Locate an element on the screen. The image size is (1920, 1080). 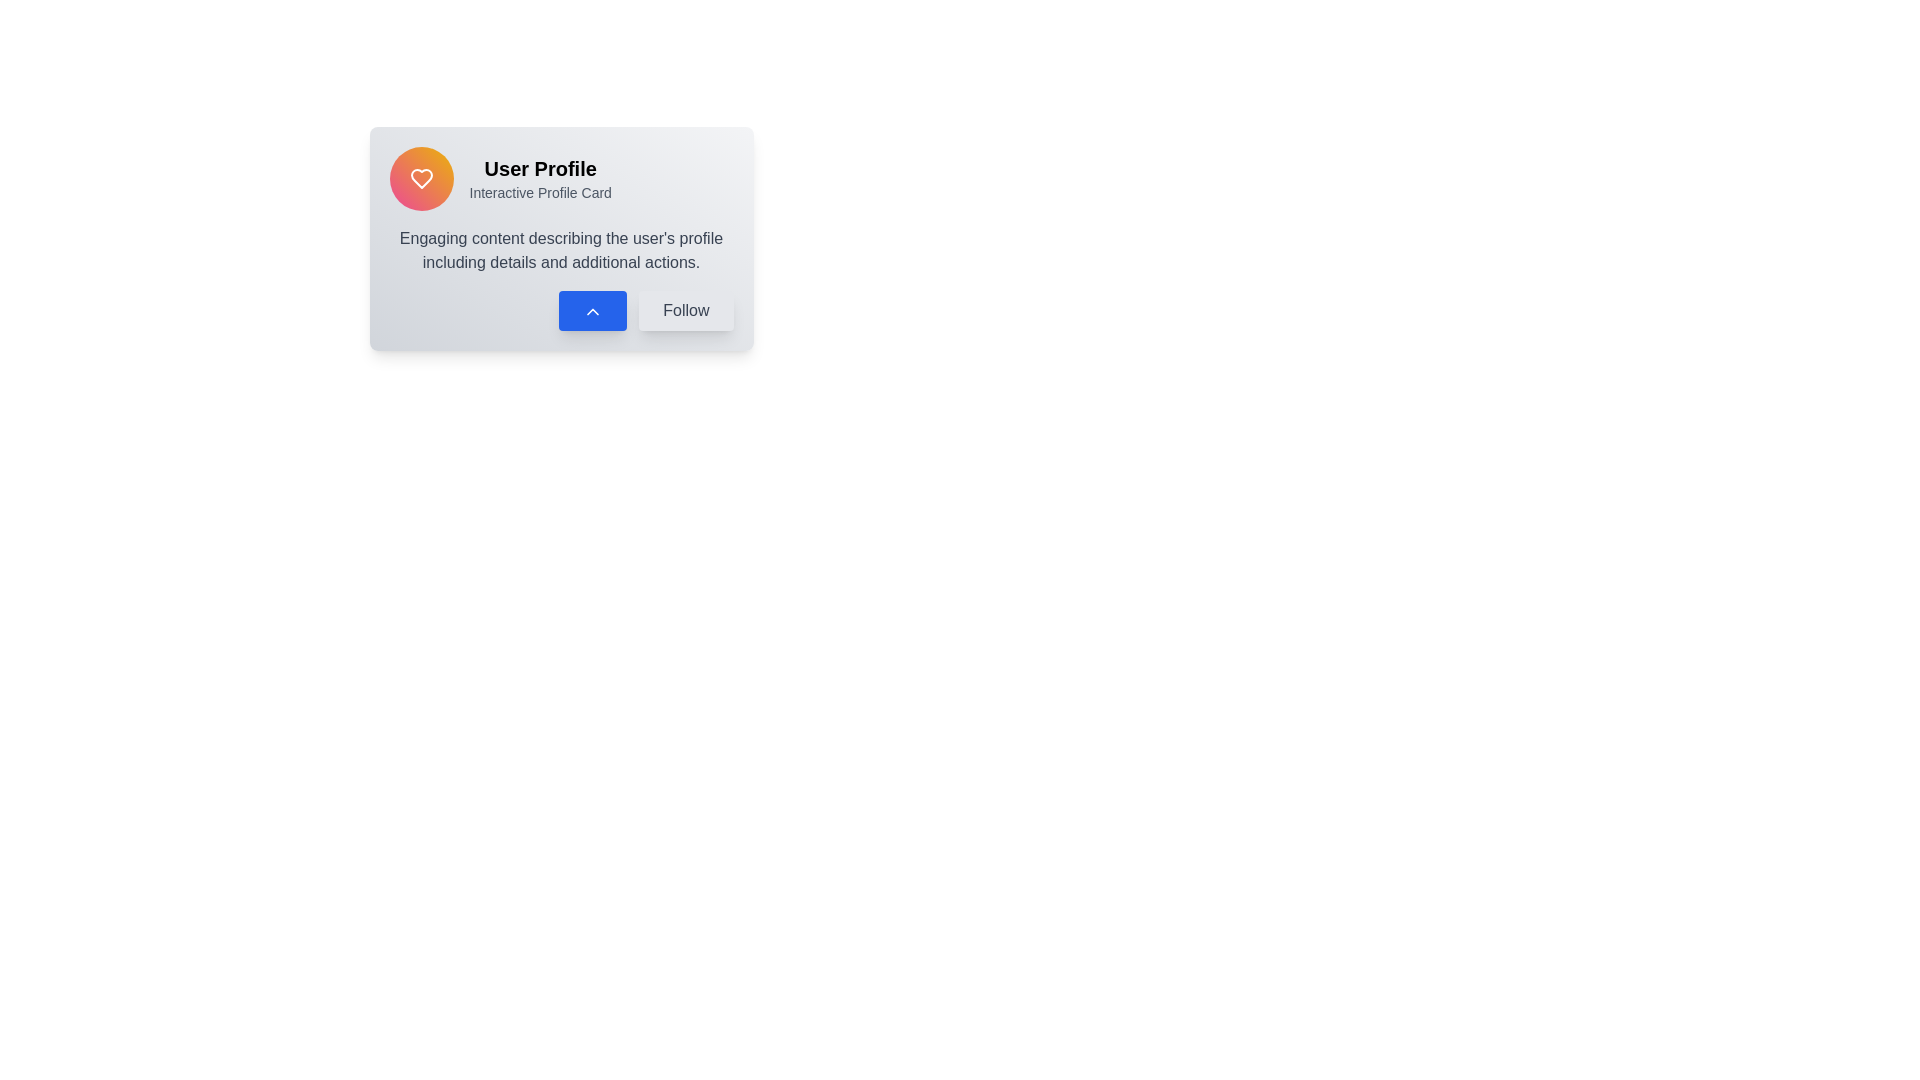
text block that contains the description: 'Engaging content describing the user's profile including details and additional actions.' which is located prominently within the card layout is located at coordinates (560, 249).